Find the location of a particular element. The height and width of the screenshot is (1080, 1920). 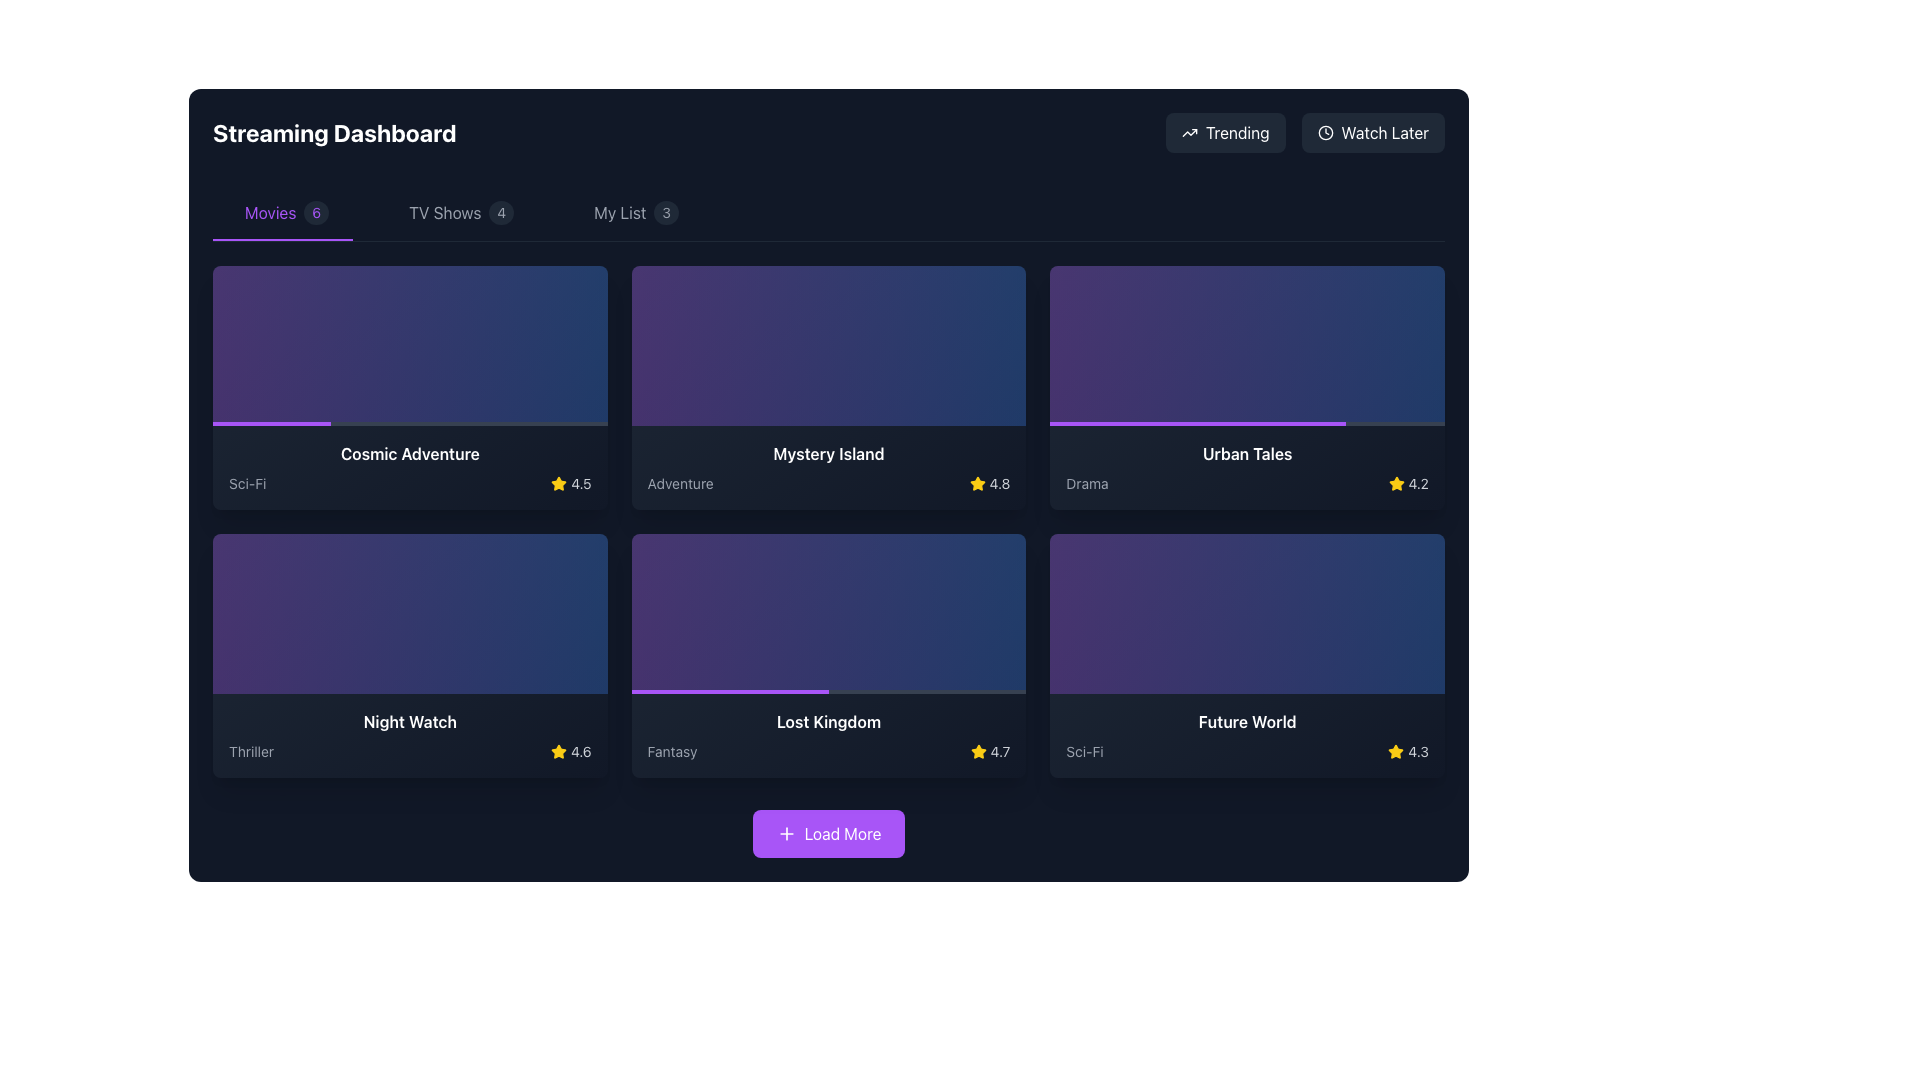

the decorative area in the top section of the 'Urban Tales' card located in the rightmost column of the first row is located at coordinates (1246, 345).